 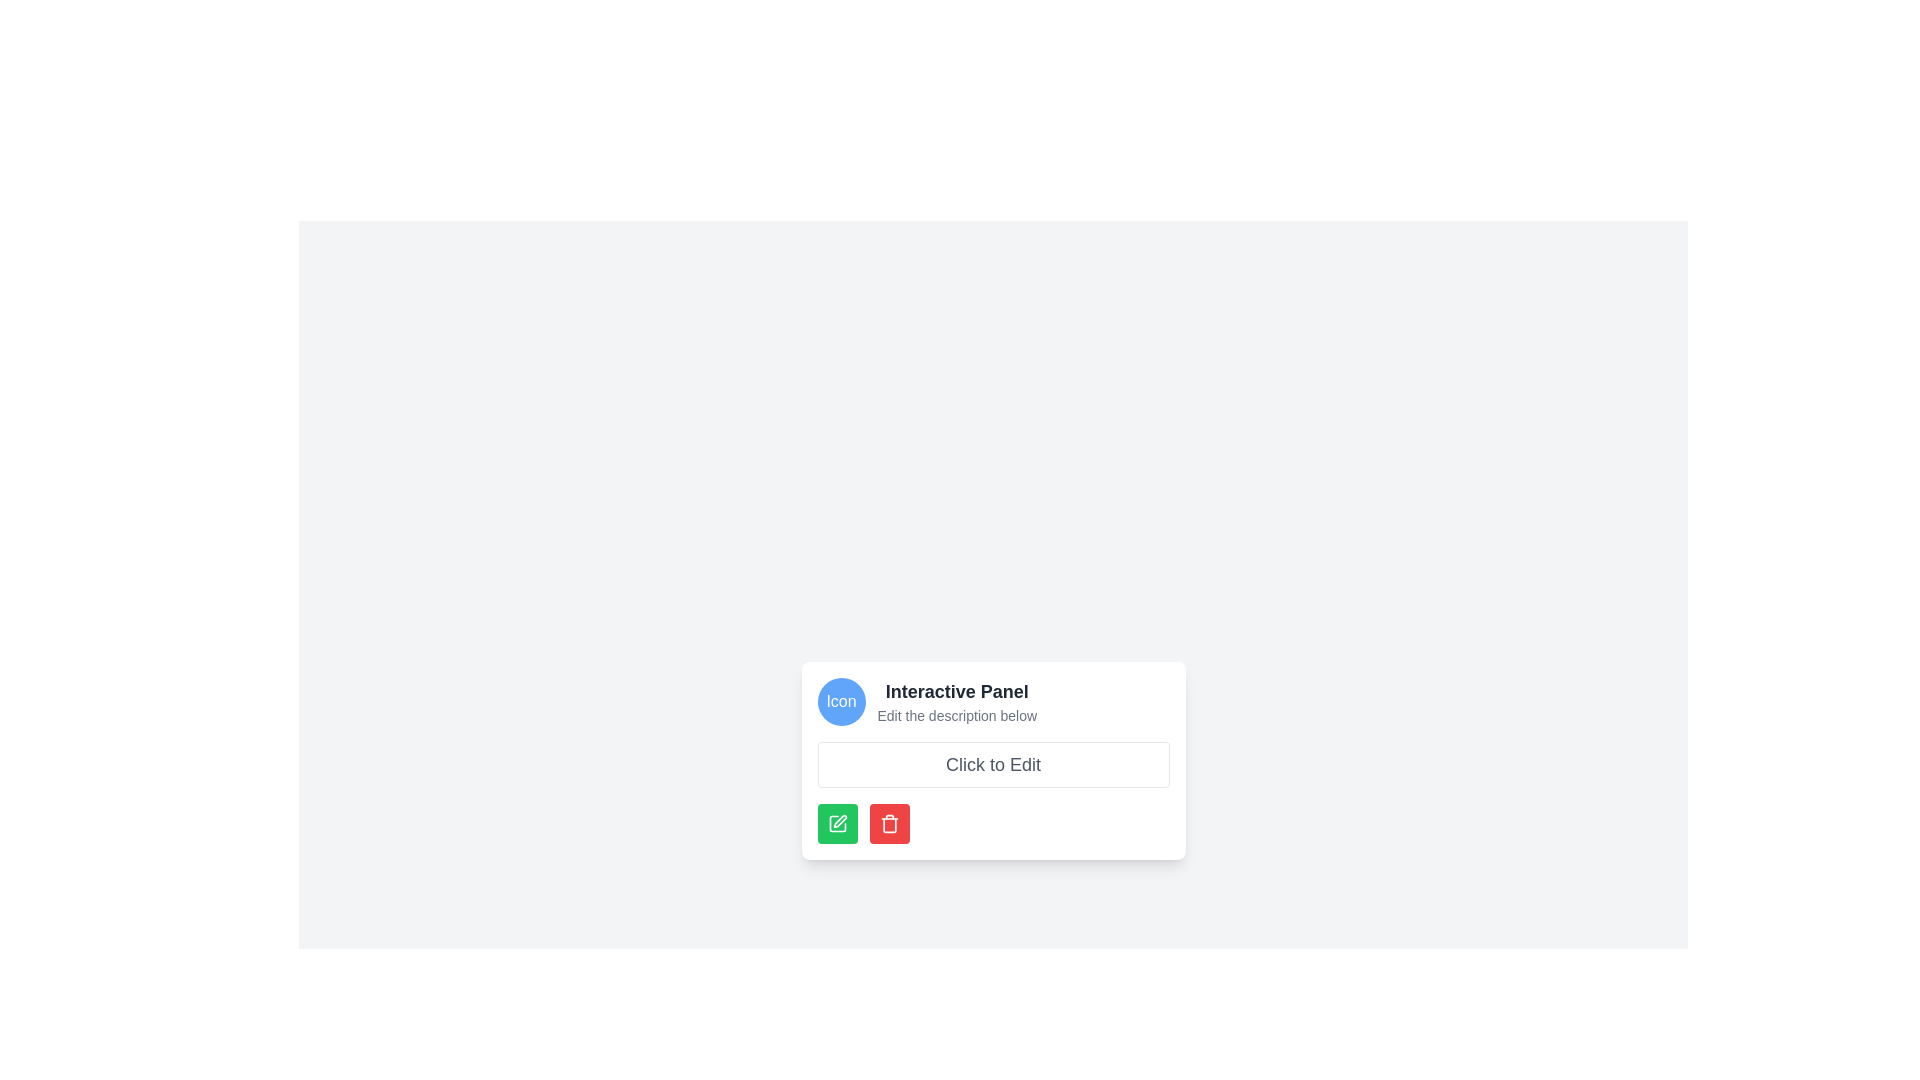 What do you see at coordinates (837, 824) in the screenshot?
I see `the edit button located in the lower section of the panel, which is the first option in a horizontal alignment of two buttons` at bounding box center [837, 824].